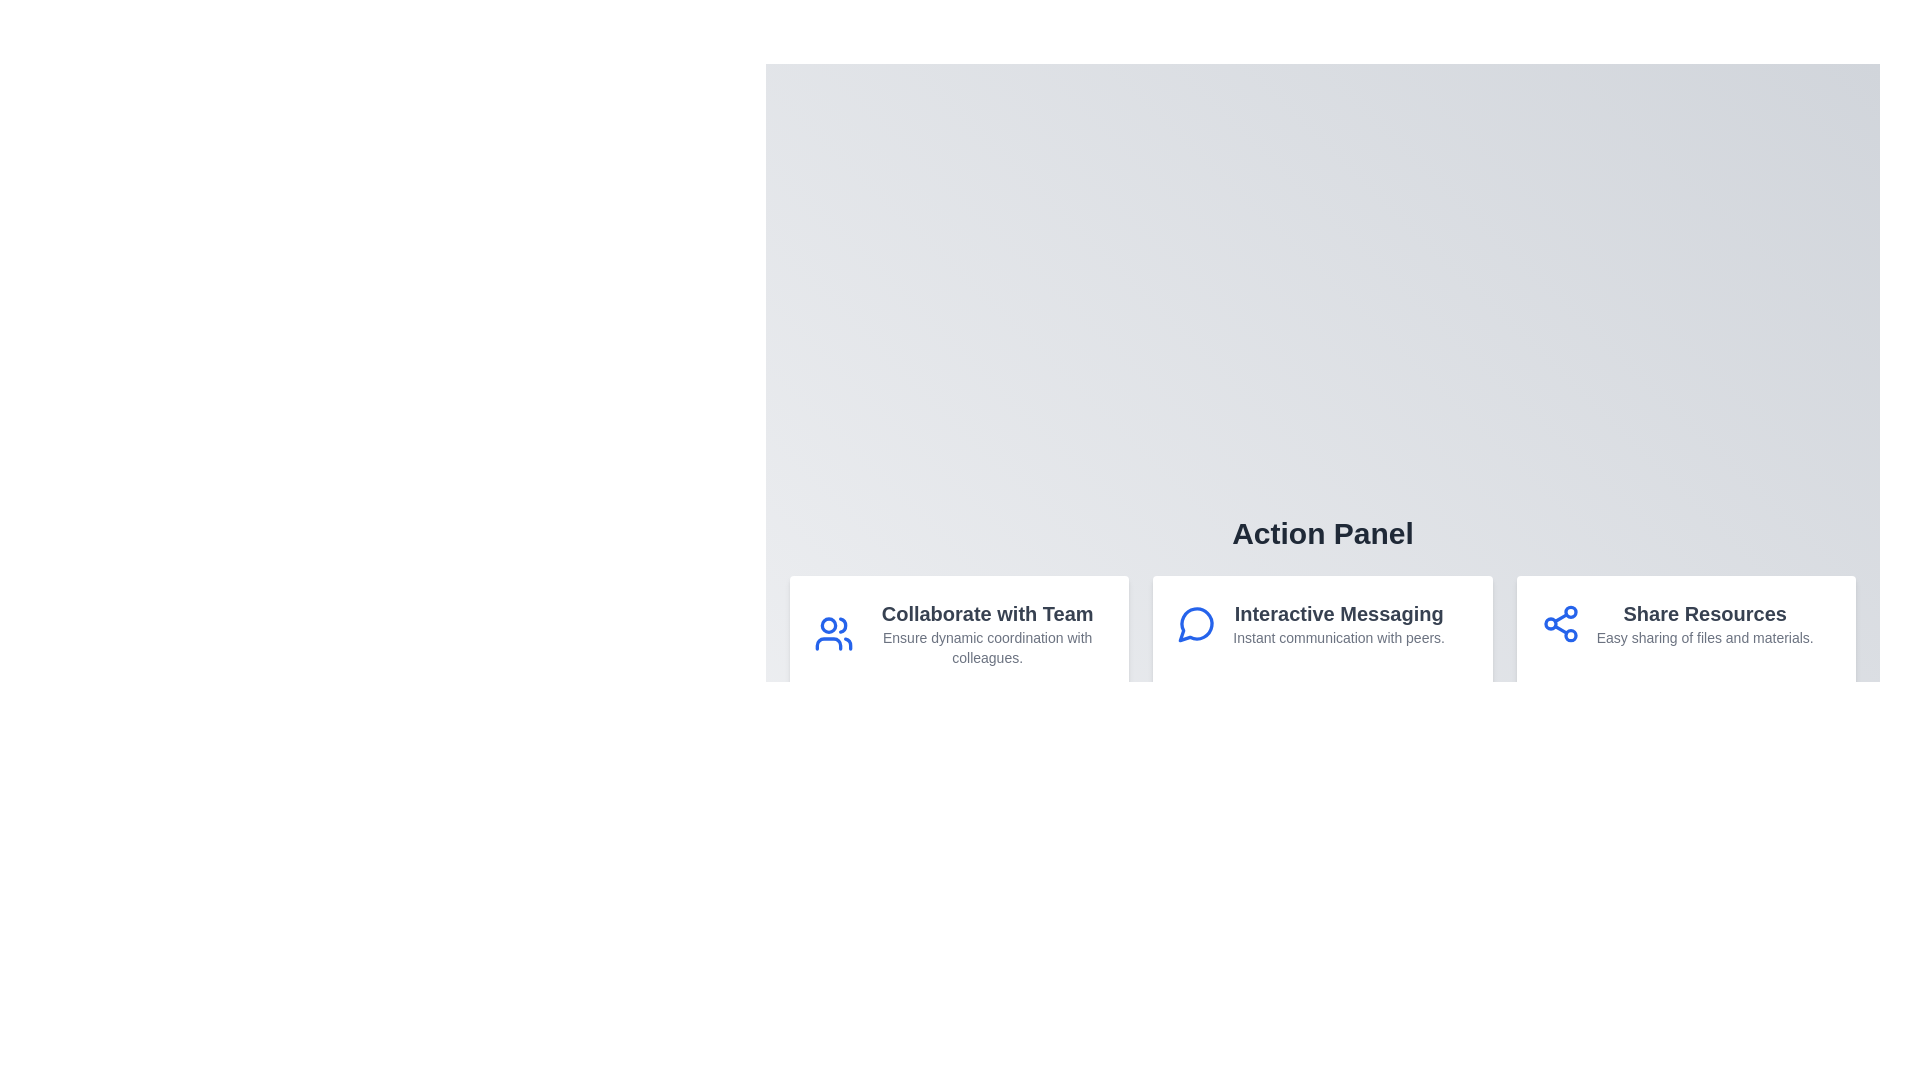 Image resolution: width=1920 pixels, height=1080 pixels. Describe the element at coordinates (1704, 637) in the screenshot. I see `the static text element that summarizes the 'Share Resources' section, located near the bottom-right corner of the interface beneath the heading 'Share Resources'` at that location.